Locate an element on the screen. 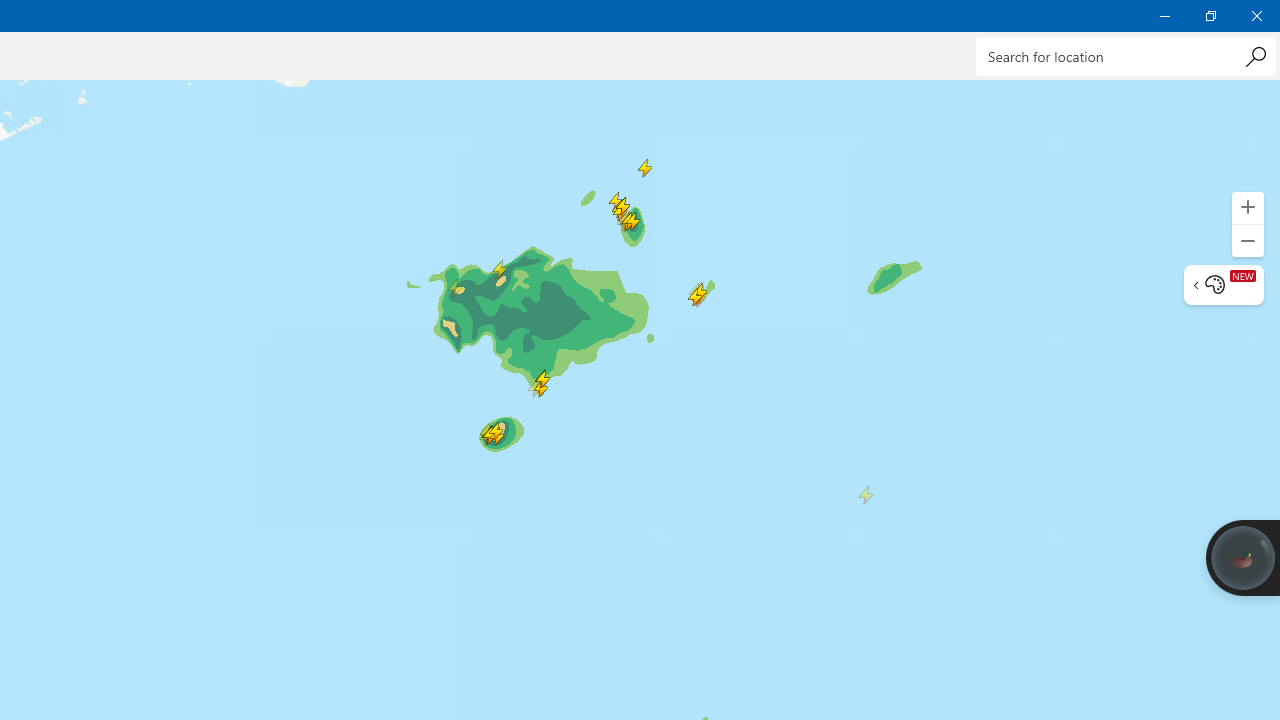  'Minimize Weather' is located at coordinates (1164, 15).